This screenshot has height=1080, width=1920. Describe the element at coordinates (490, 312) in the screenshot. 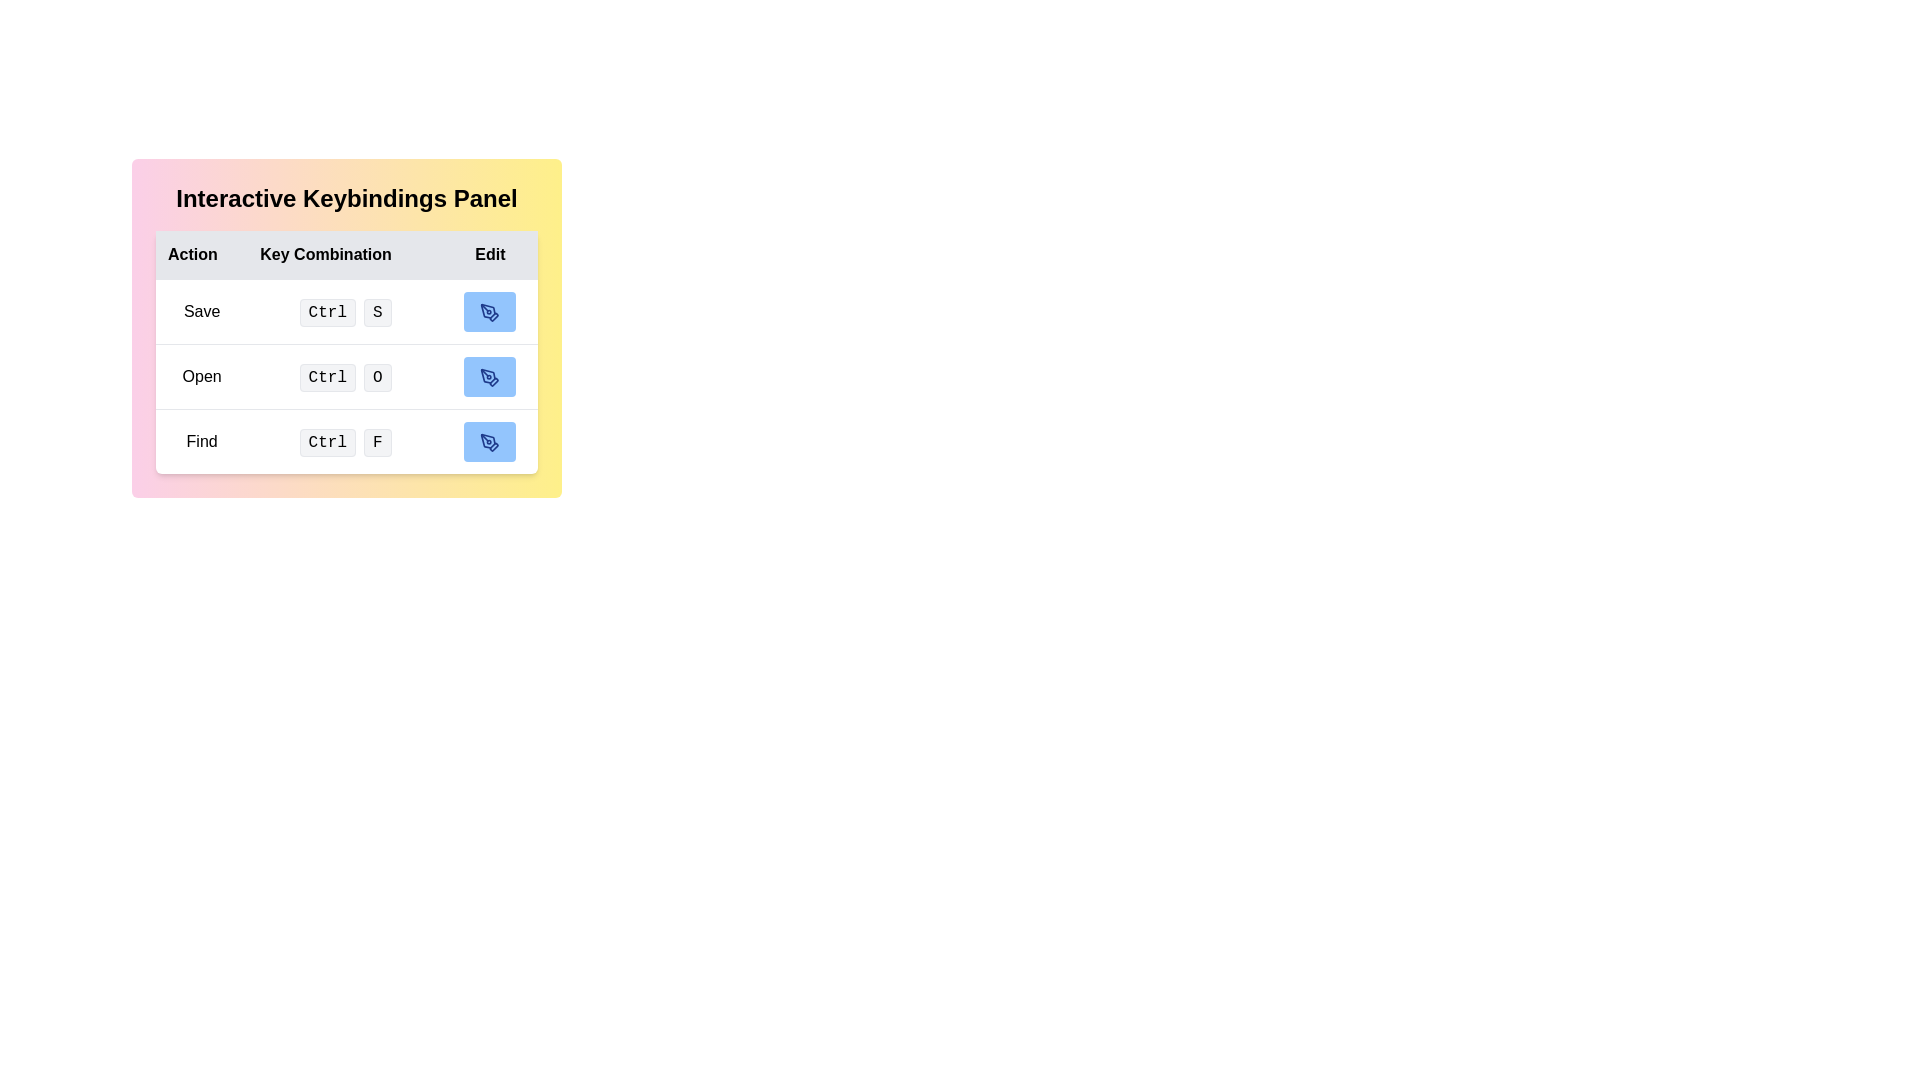

I see `the Icon Button with a blue background located in the 'Edit' column of the 'Save' row in the 'Interactive Keybindings Panel' to interact` at that location.